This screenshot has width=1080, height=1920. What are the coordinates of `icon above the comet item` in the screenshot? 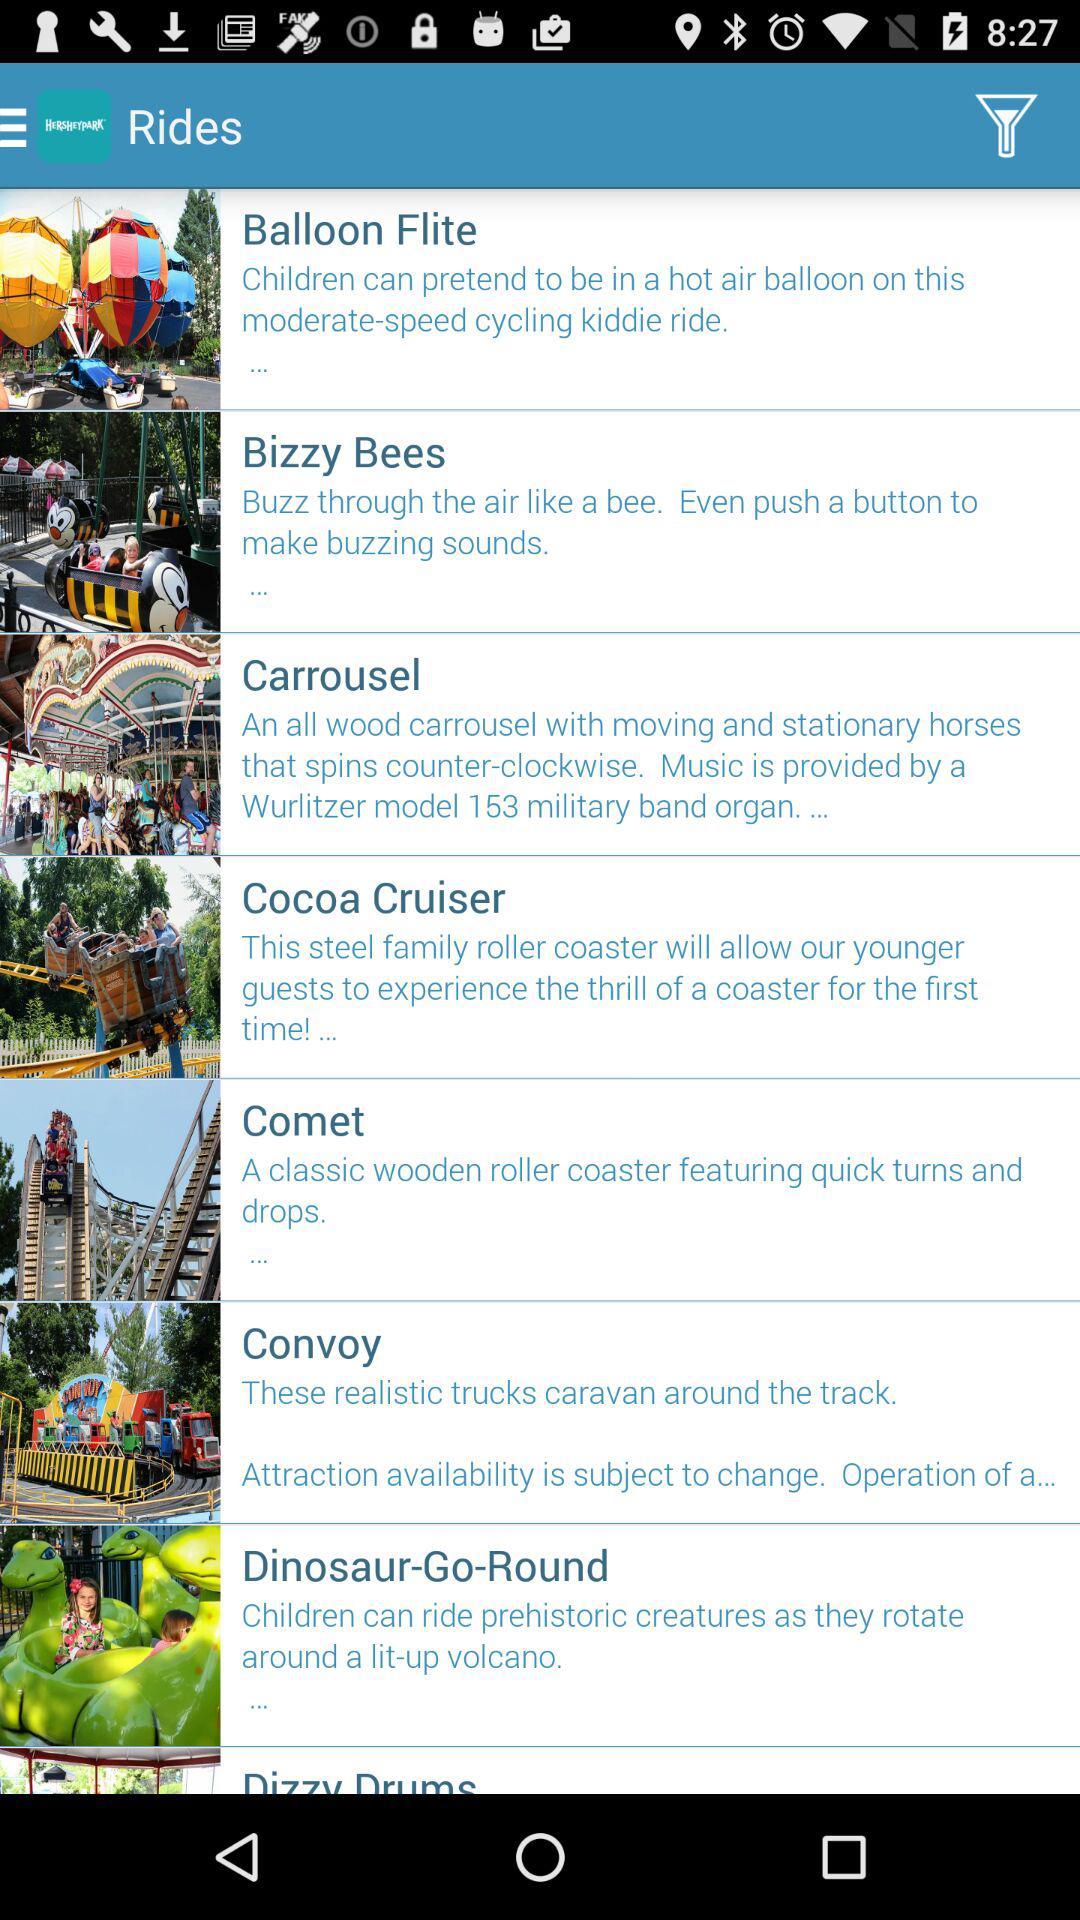 It's located at (650, 996).